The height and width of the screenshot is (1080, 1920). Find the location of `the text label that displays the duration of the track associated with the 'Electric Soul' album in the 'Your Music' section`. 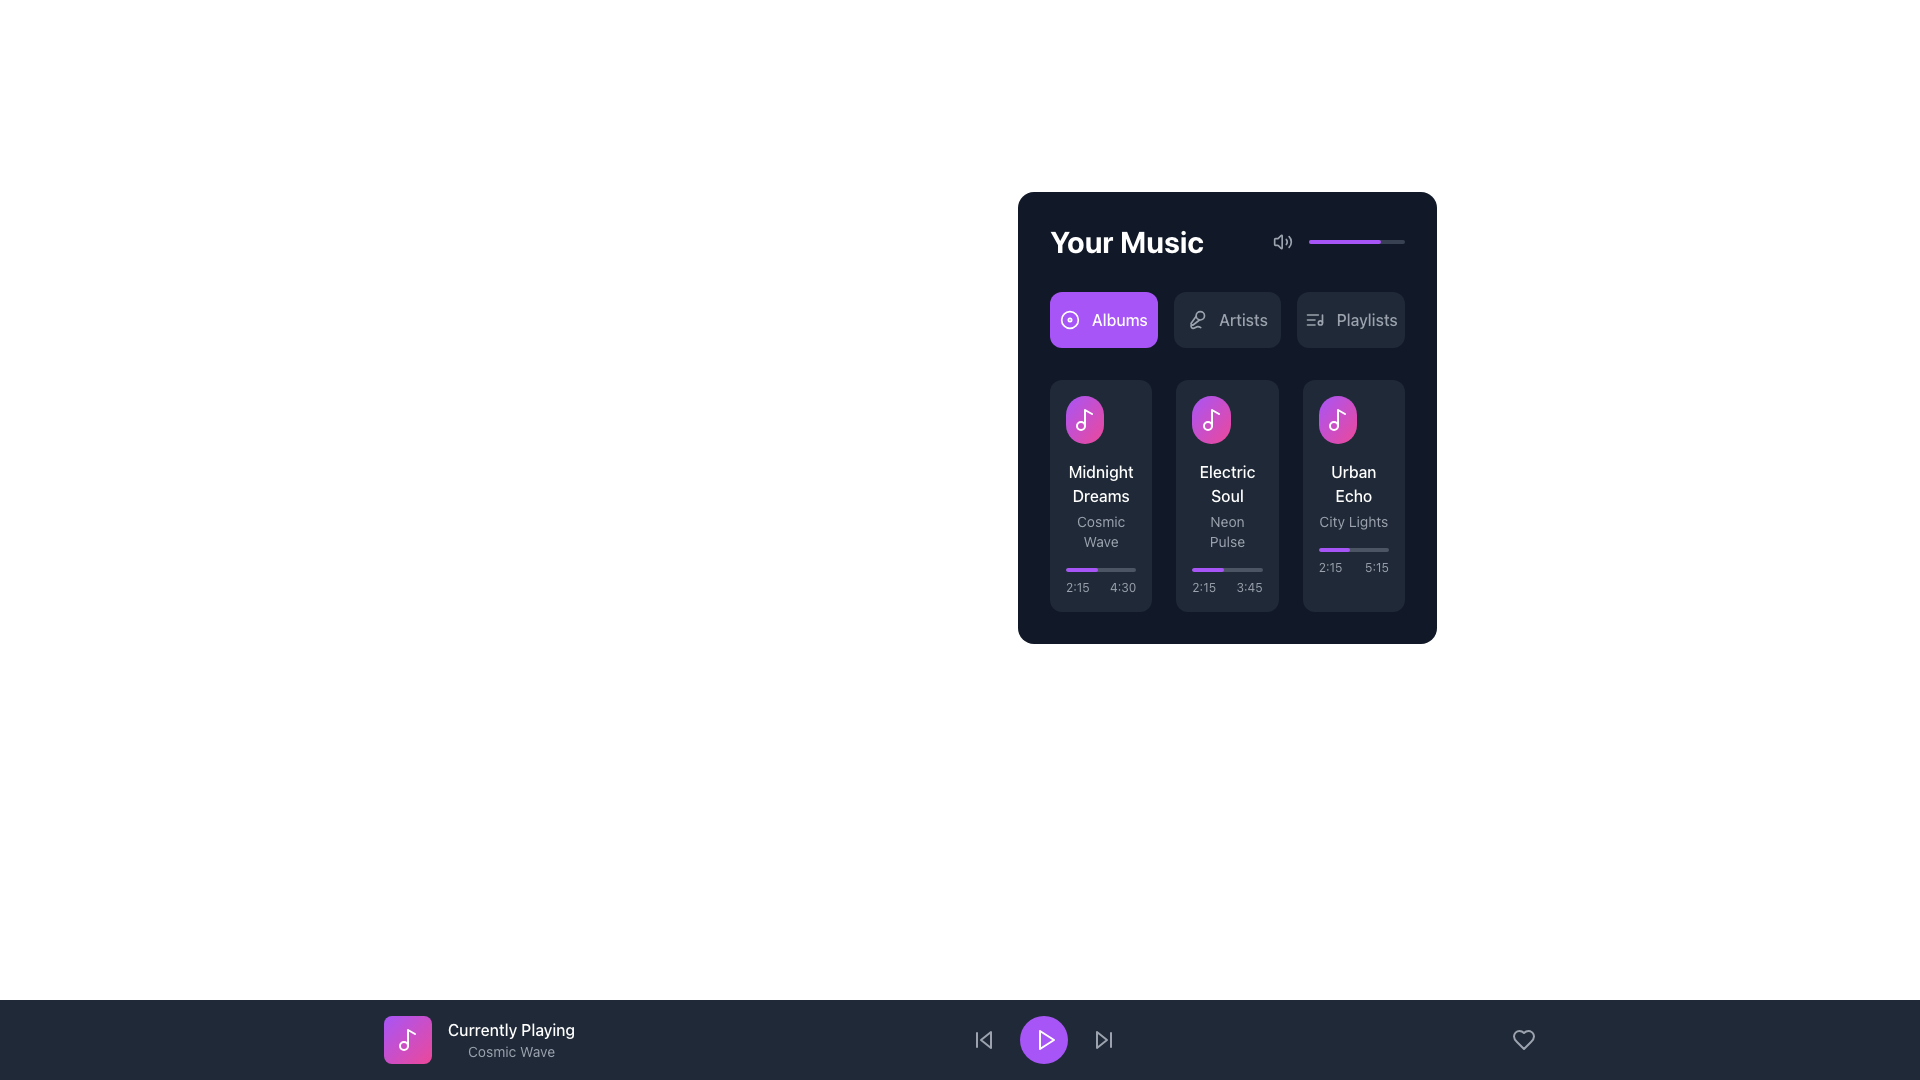

the text label that displays the duration of the track associated with the 'Electric Soul' album in the 'Your Music' section is located at coordinates (1248, 586).